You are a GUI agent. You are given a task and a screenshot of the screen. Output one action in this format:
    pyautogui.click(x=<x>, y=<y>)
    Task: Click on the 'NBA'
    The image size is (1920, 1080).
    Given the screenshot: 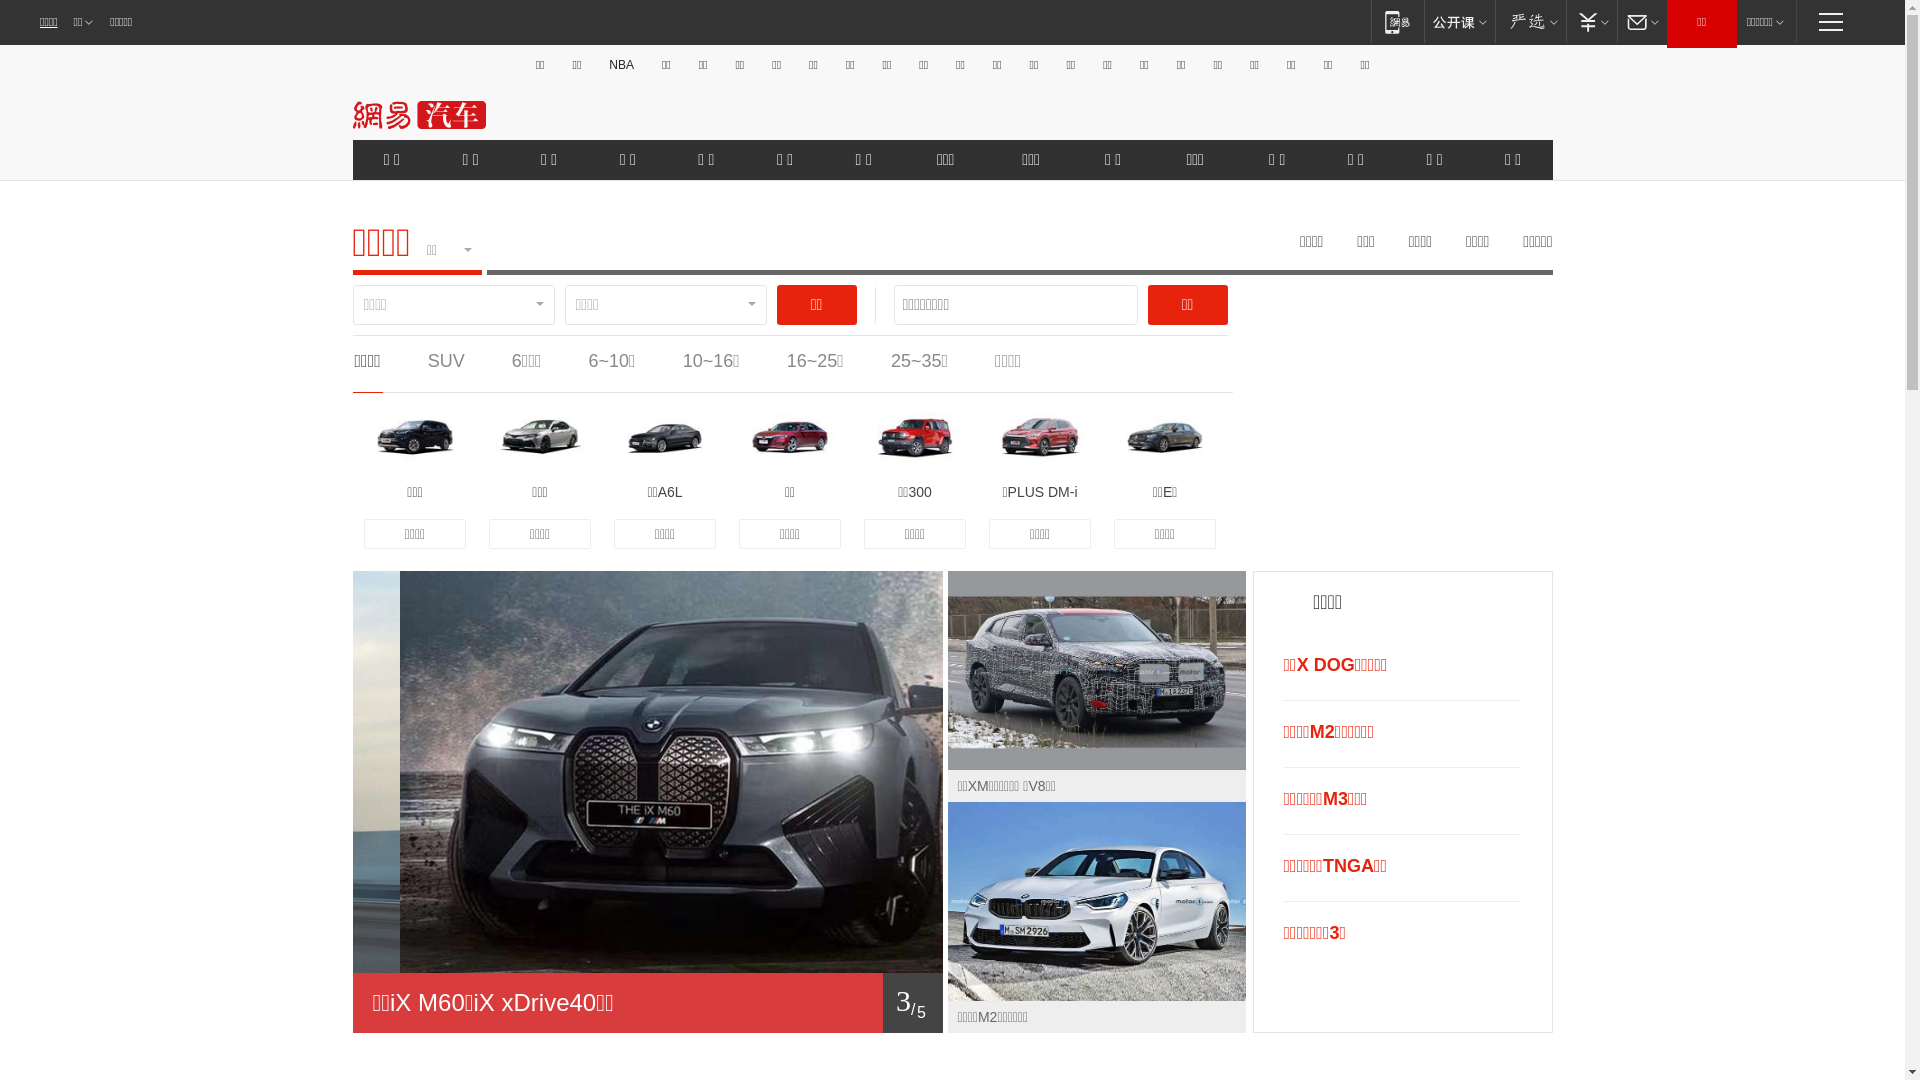 What is the action you would take?
    pyautogui.click(x=620, y=64)
    